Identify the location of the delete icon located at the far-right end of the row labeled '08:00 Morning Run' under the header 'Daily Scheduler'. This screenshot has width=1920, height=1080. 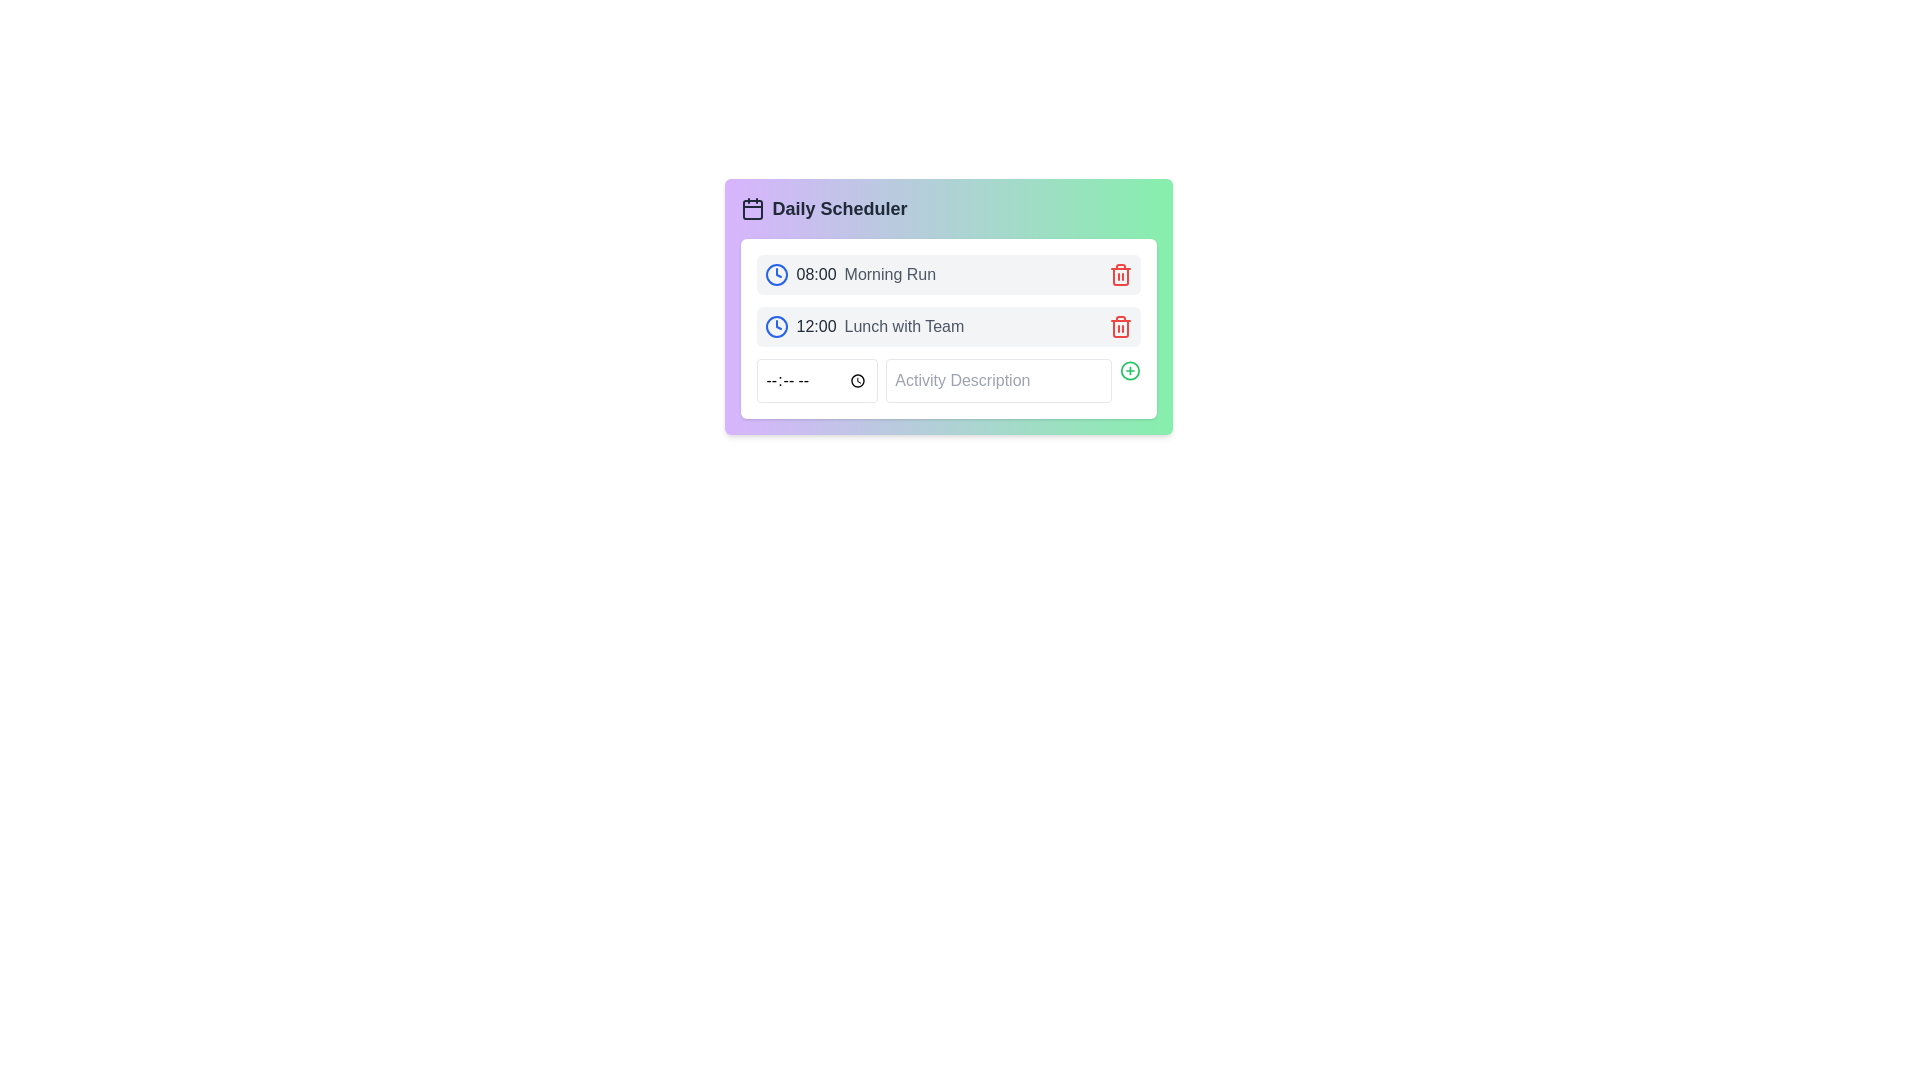
(1120, 274).